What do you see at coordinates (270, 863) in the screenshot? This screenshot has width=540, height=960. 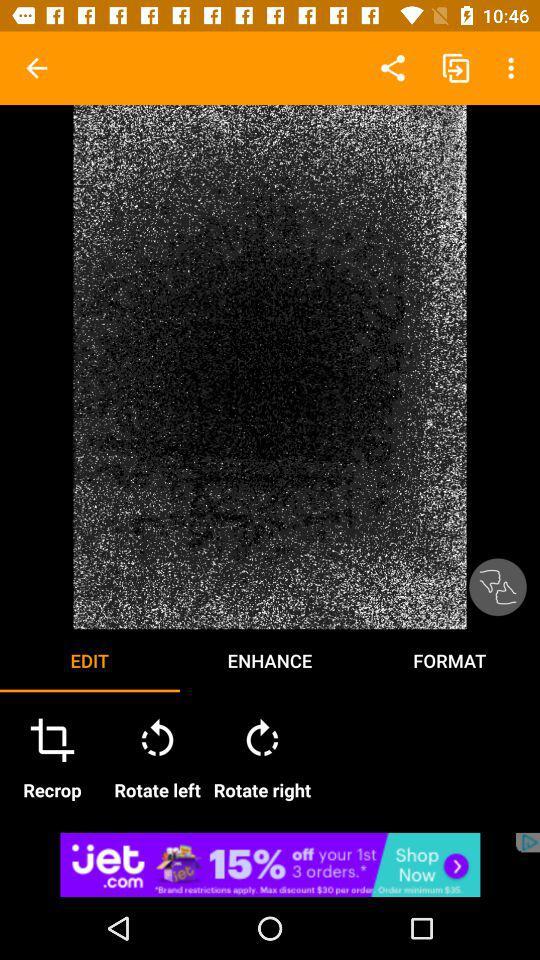 I see `click the link` at bounding box center [270, 863].